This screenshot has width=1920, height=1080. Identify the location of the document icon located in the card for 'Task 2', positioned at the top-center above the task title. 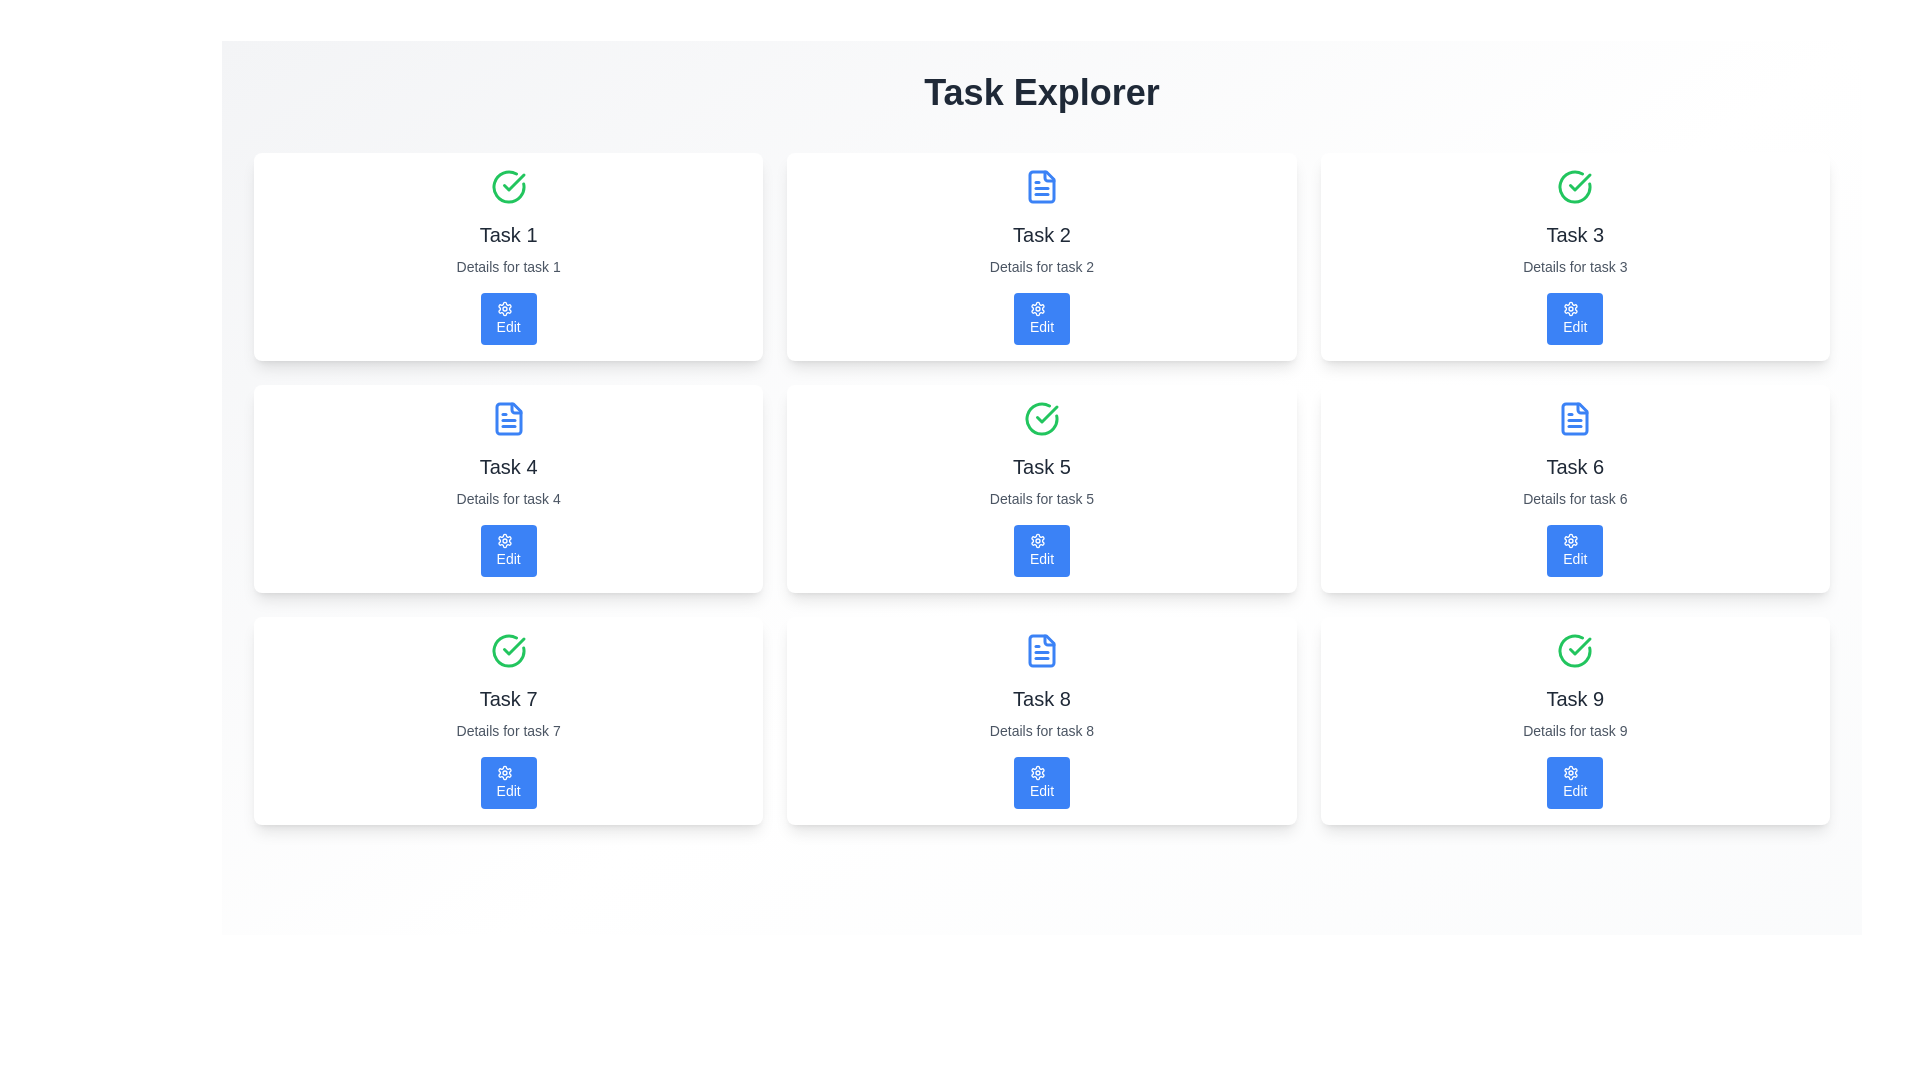
(1040, 186).